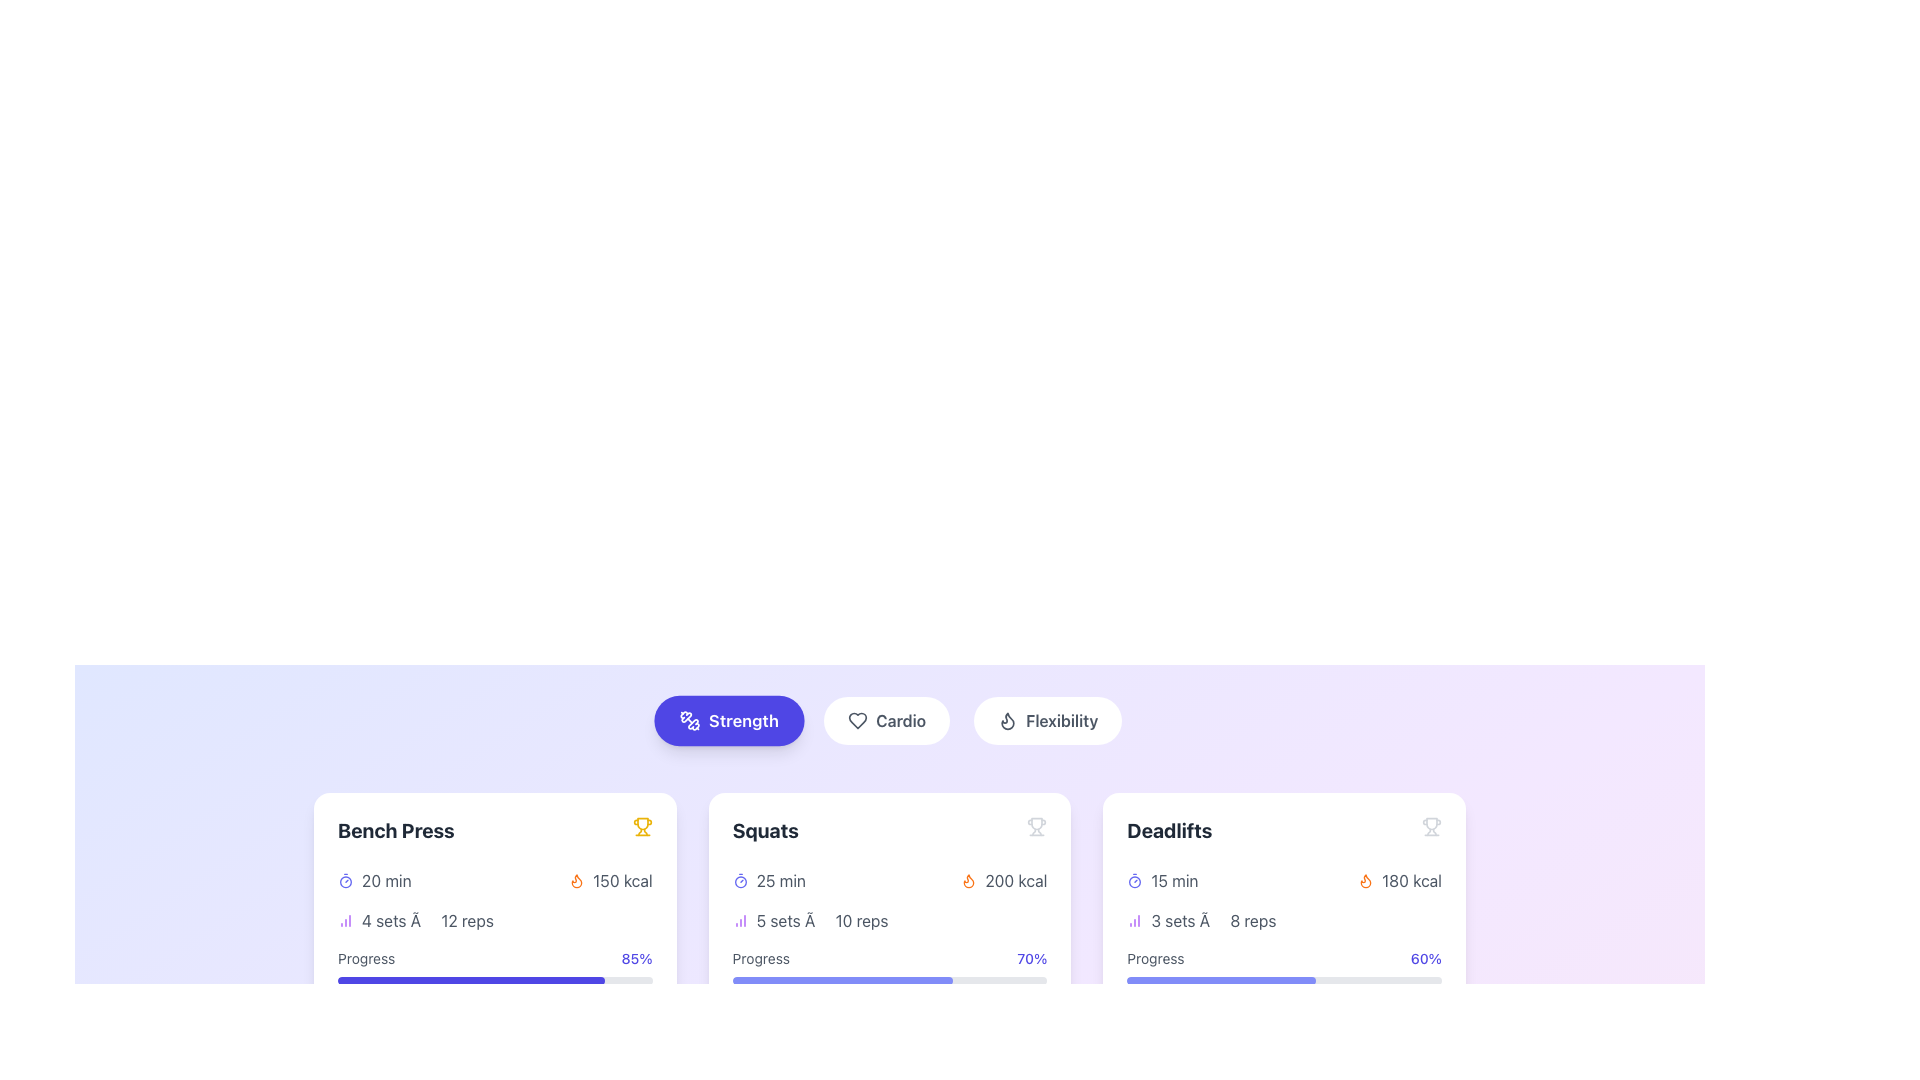 This screenshot has width=1920, height=1080. I want to click on the static text label that describes the percentage value displayed next to it, indicating progress in a task, located in the leftmost card of a three-card arrangement, so click(366, 958).